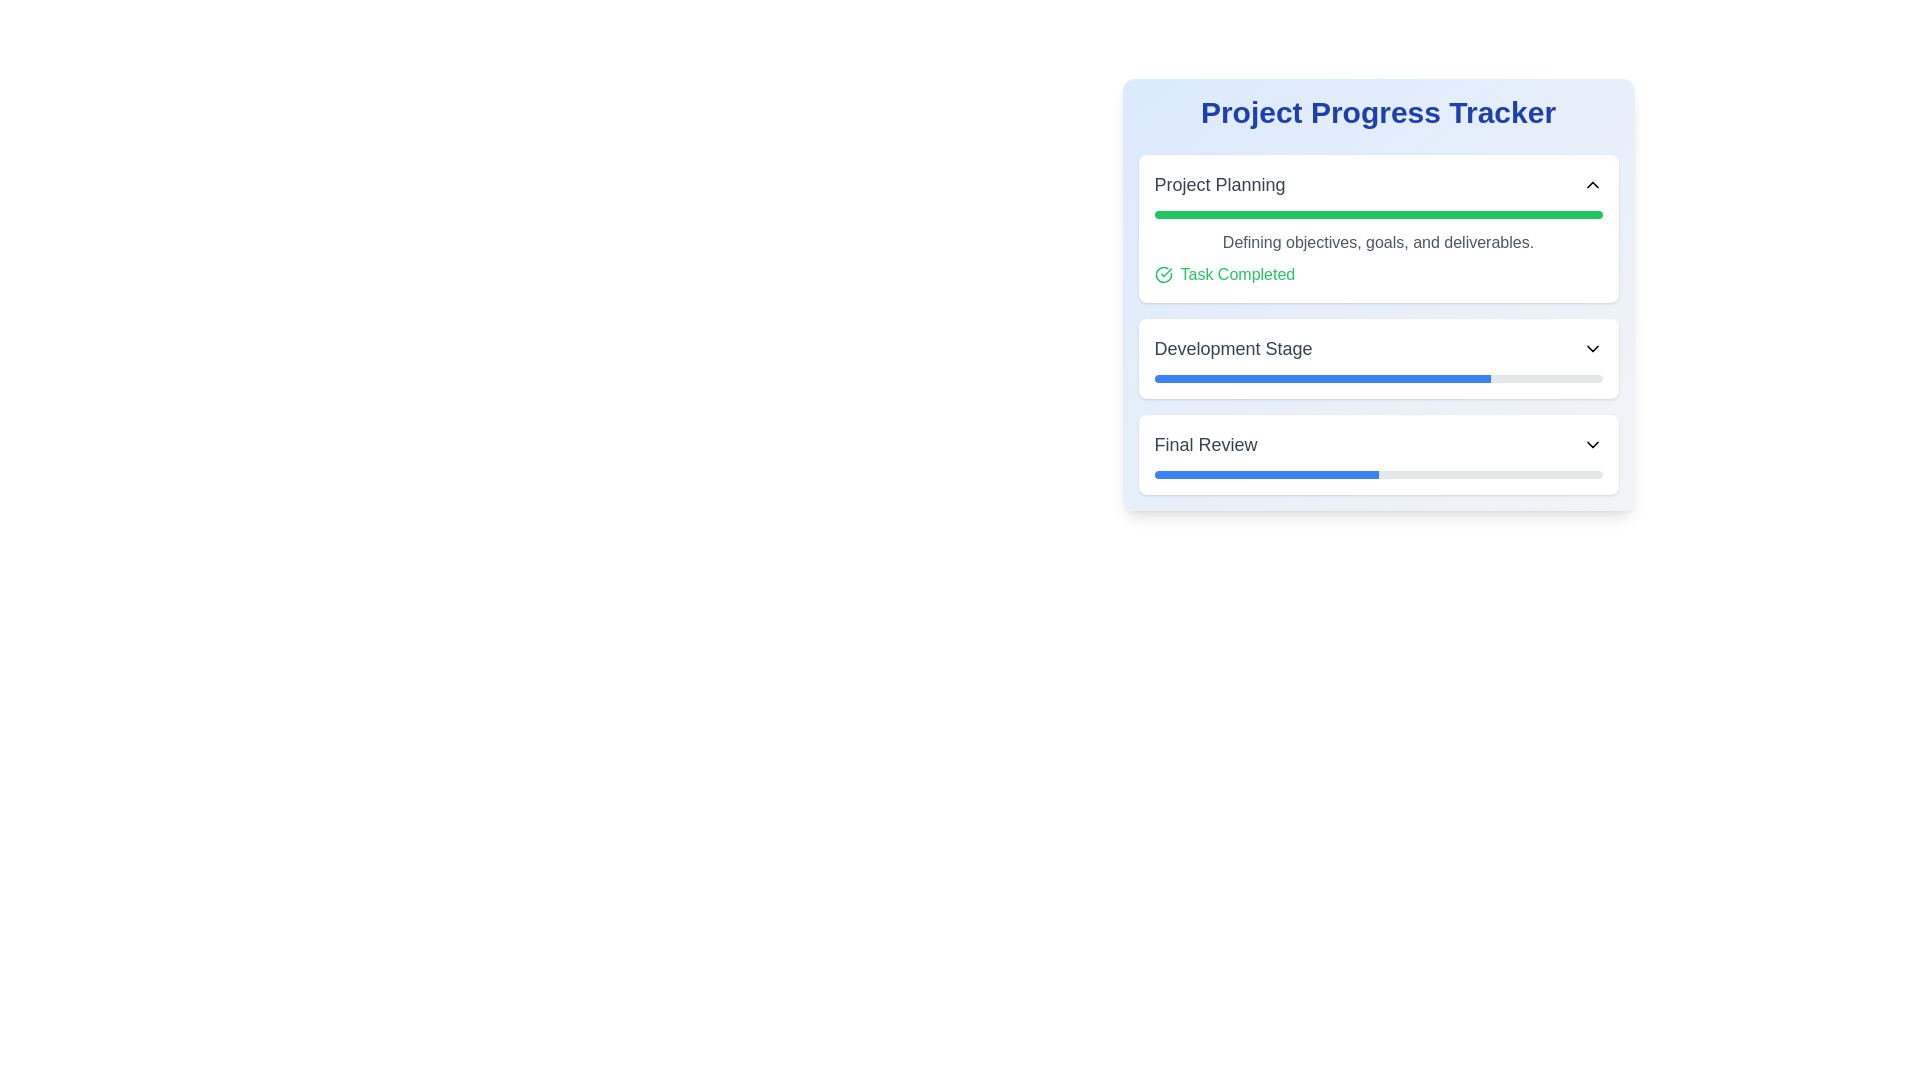 The width and height of the screenshot is (1920, 1080). What do you see at coordinates (1236, 274) in the screenshot?
I see `the text label that reads 'Task Completed' in green font, indicating a completed task, positioned next to the circular checkmark icon in the 'Project Progress Tracker' card` at bounding box center [1236, 274].